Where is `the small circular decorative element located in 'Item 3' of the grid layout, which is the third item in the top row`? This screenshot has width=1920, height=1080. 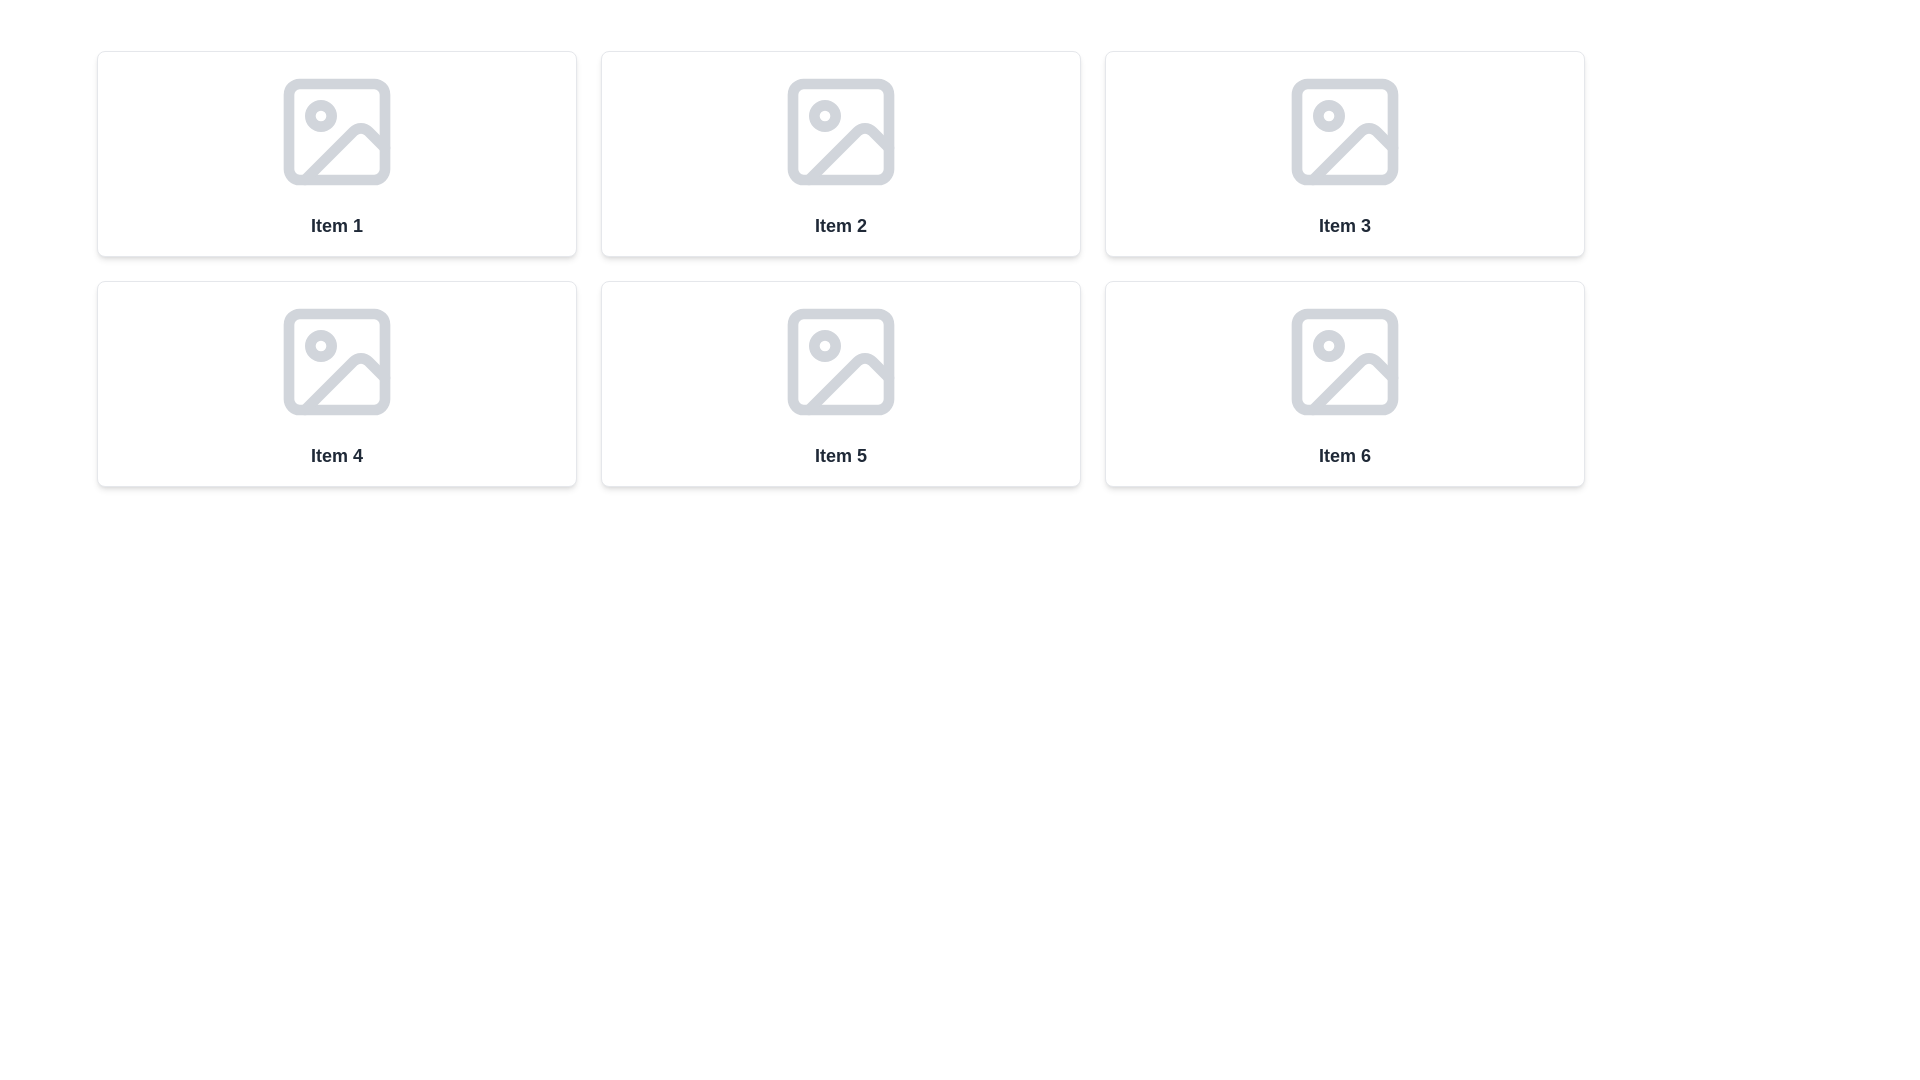
the small circular decorative element located in 'Item 3' of the grid layout, which is the third item in the top row is located at coordinates (1329, 115).